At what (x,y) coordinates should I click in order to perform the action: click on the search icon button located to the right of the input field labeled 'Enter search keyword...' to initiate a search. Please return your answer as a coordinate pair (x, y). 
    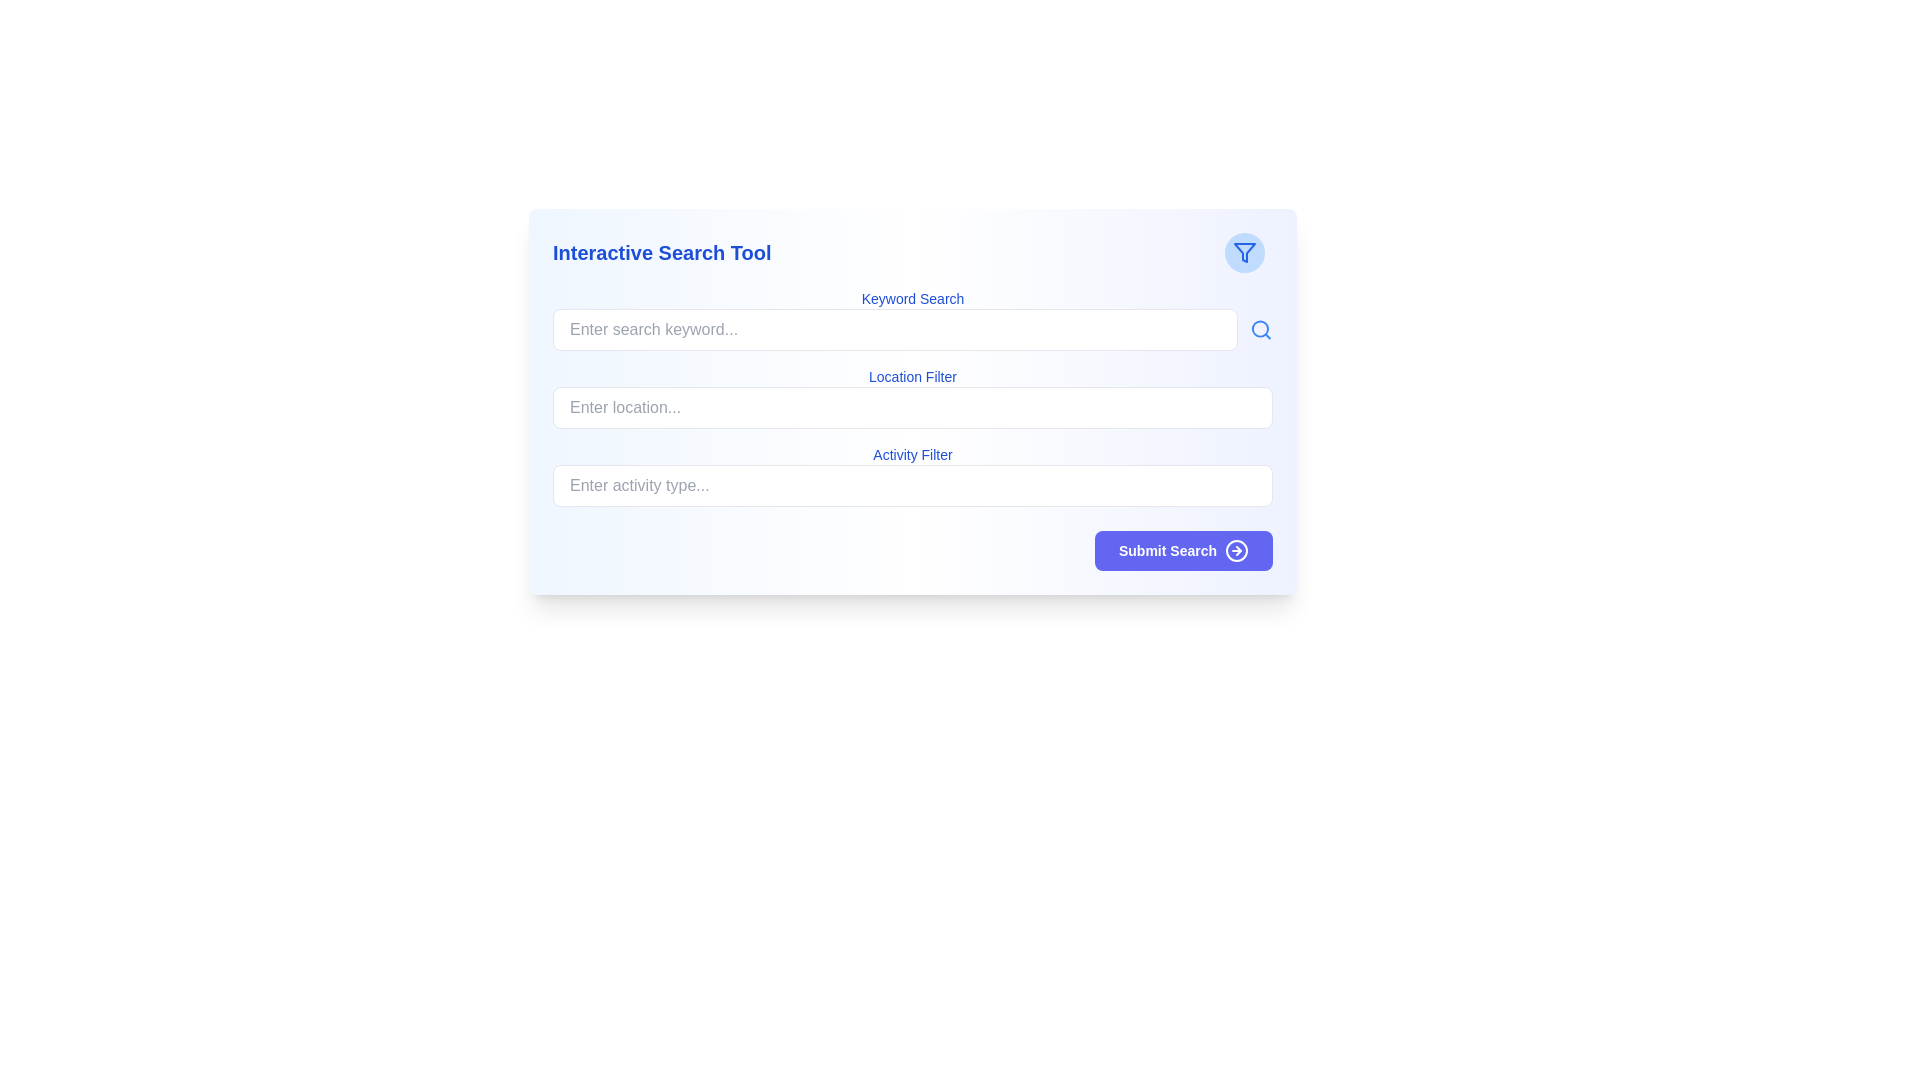
    Looking at the image, I should click on (1260, 329).